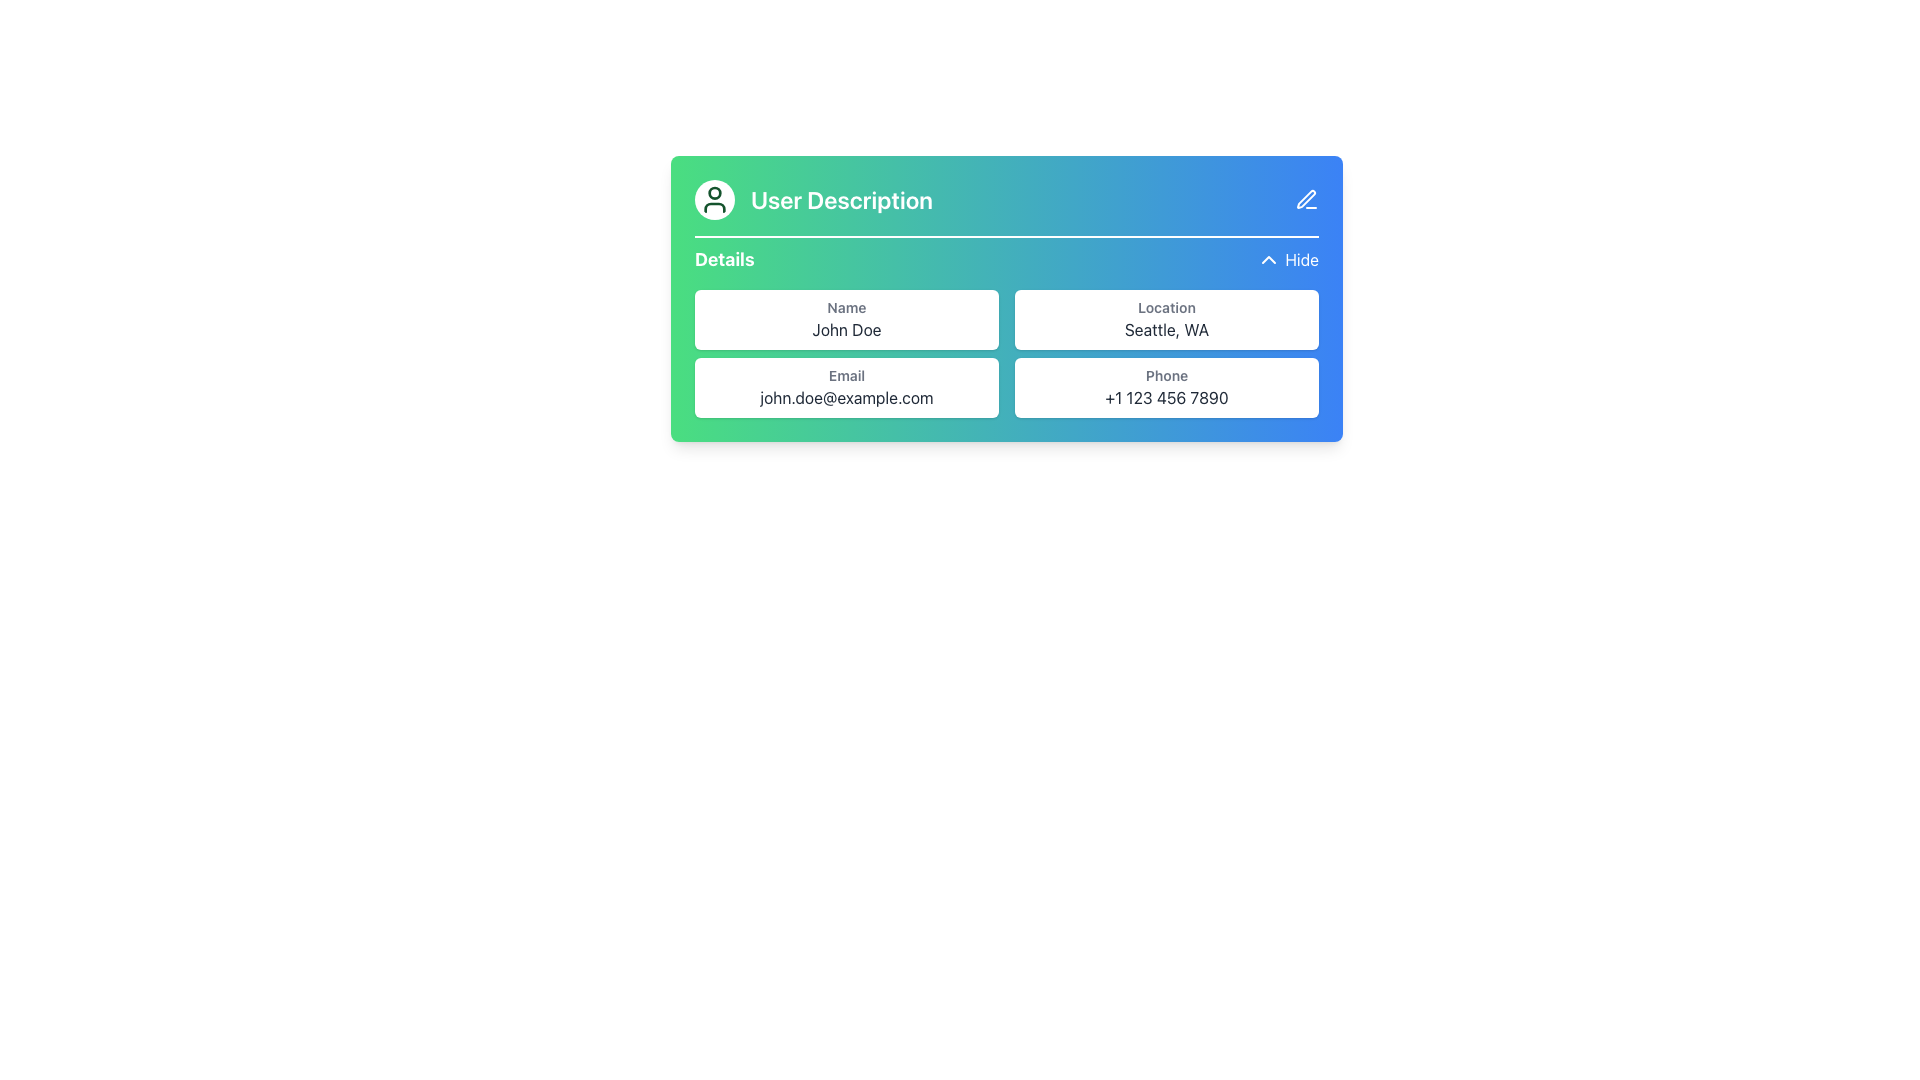 The height and width of the screenshot is (1080, 1920). What do you see at coordinates (1302, 258) in the screenshot?
I see `the text label located at the bottom-right corner of the top section of the card interface, which indicates the action of toggling visibility for the content below it` at bounding box center [1302, 258].